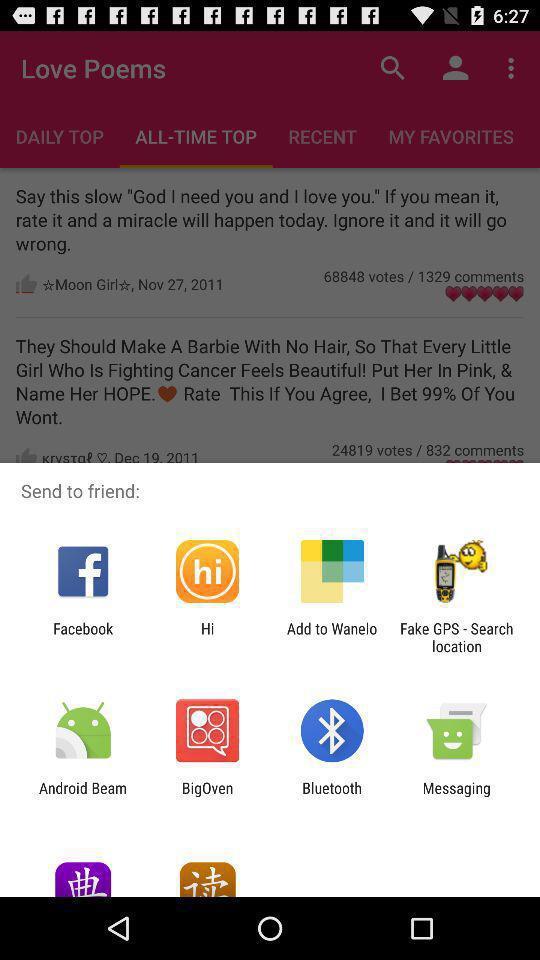 The image size is (540, 960). I want to click on the item to the right of the bigoven, so click(332, 796).